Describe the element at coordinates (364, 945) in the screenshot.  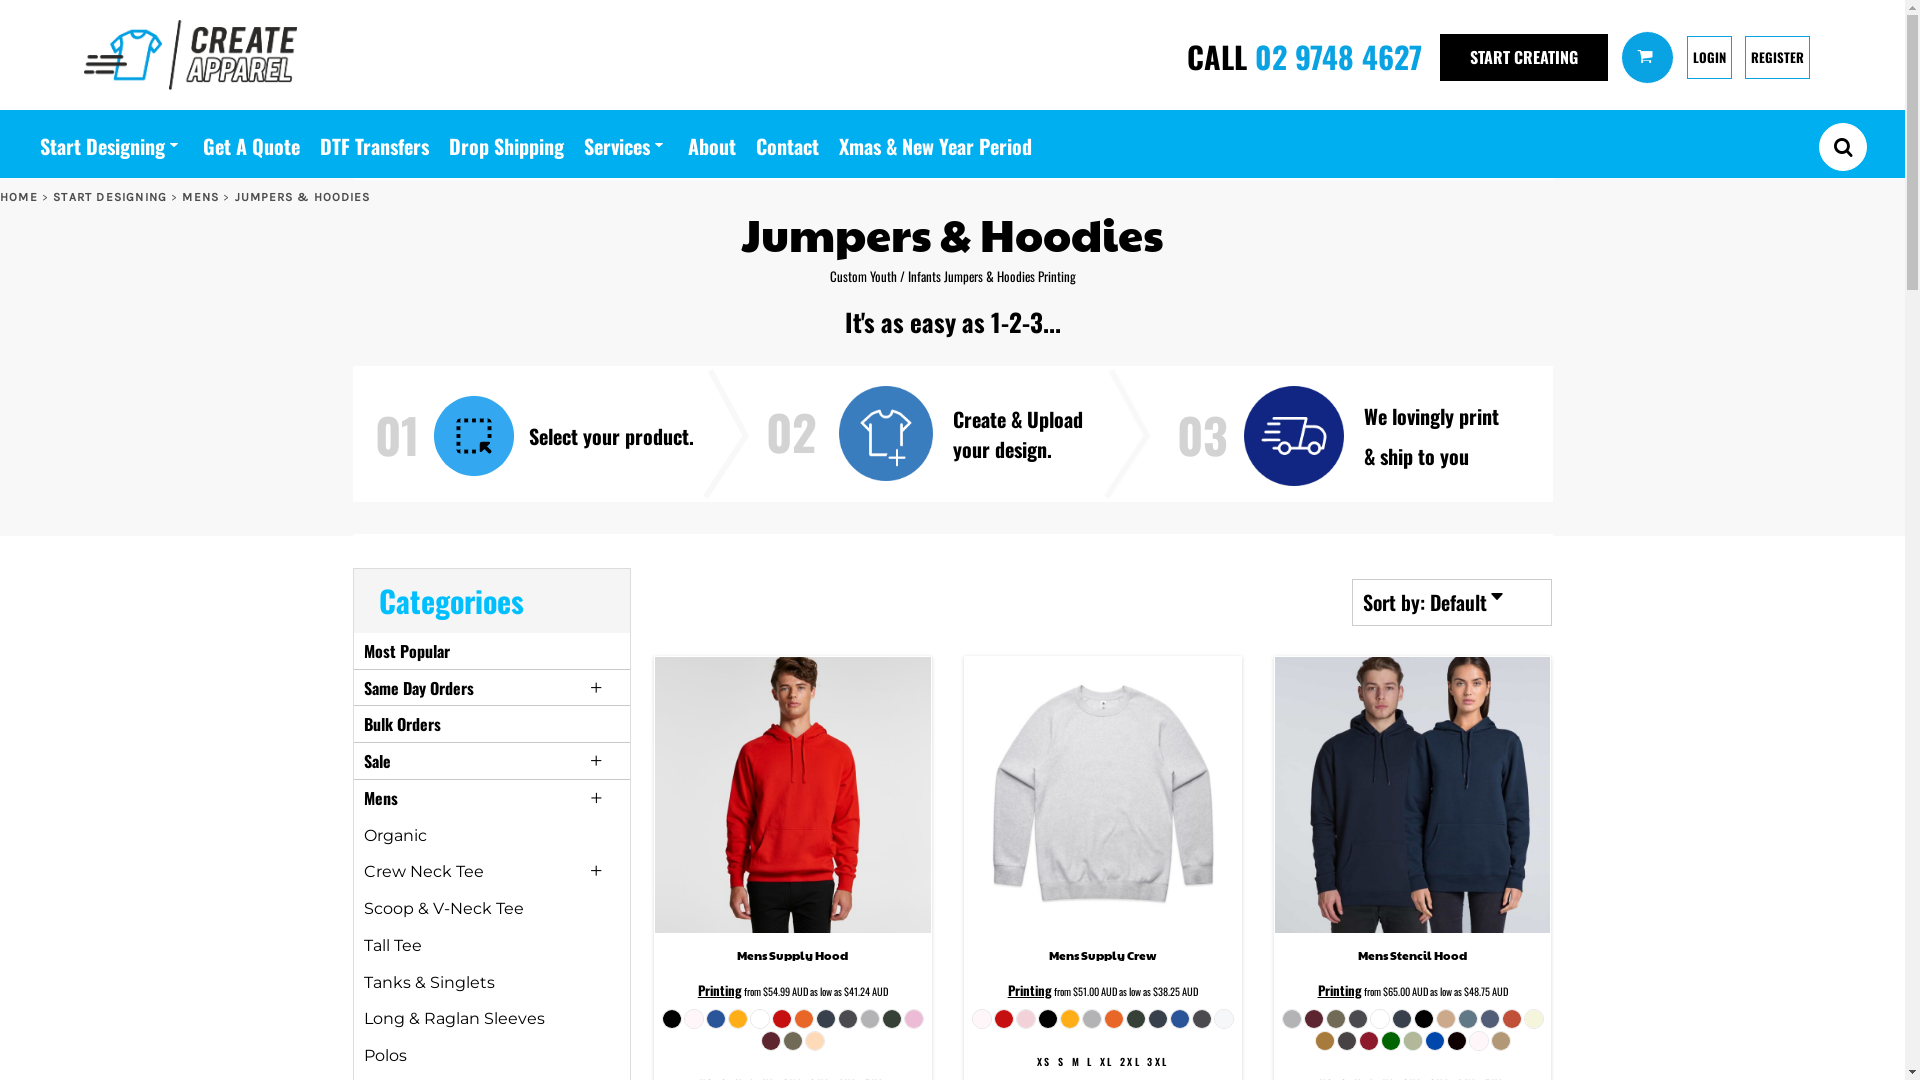
I see `'Tall Tee'` at that location.